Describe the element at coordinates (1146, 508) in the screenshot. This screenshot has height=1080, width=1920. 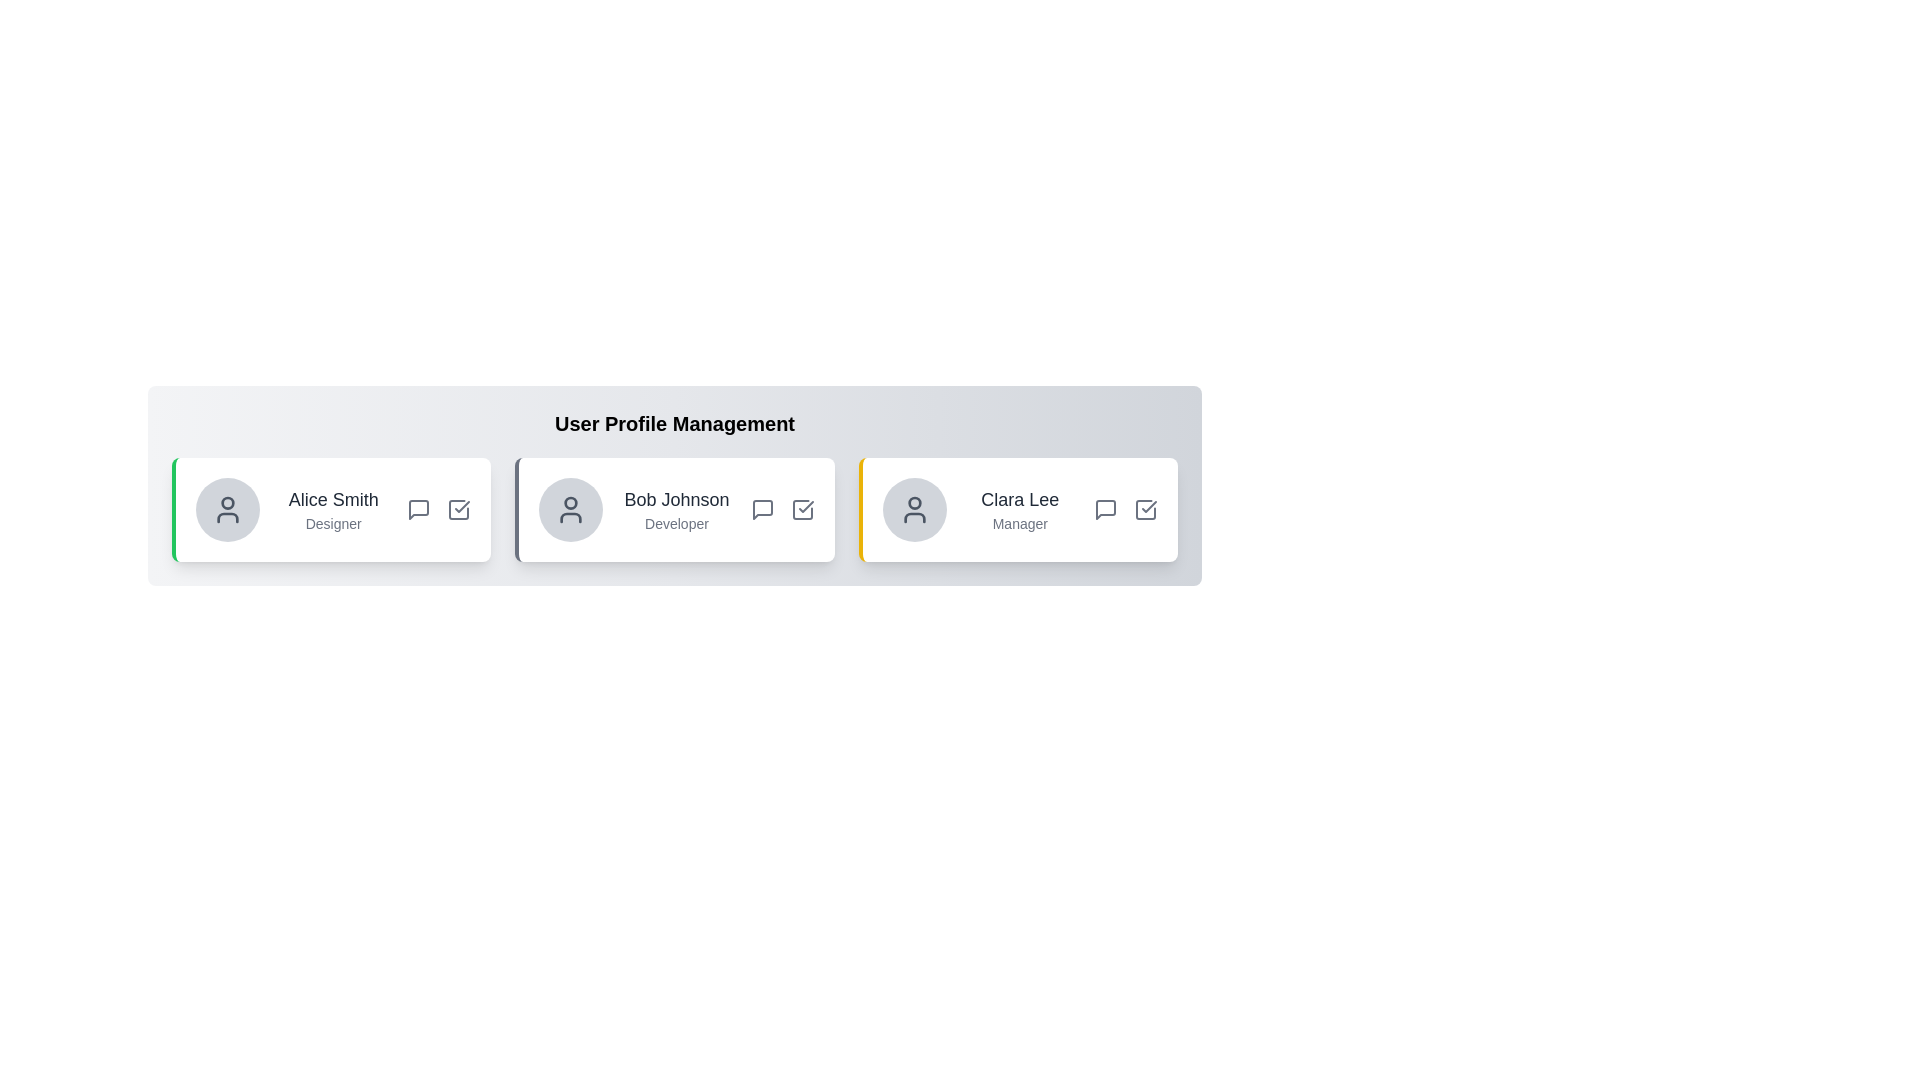
I see `the interactive icon with a check mark inside a square outline located at the top right corner of the card for user 'Clara Lee, Manager'` at that location.